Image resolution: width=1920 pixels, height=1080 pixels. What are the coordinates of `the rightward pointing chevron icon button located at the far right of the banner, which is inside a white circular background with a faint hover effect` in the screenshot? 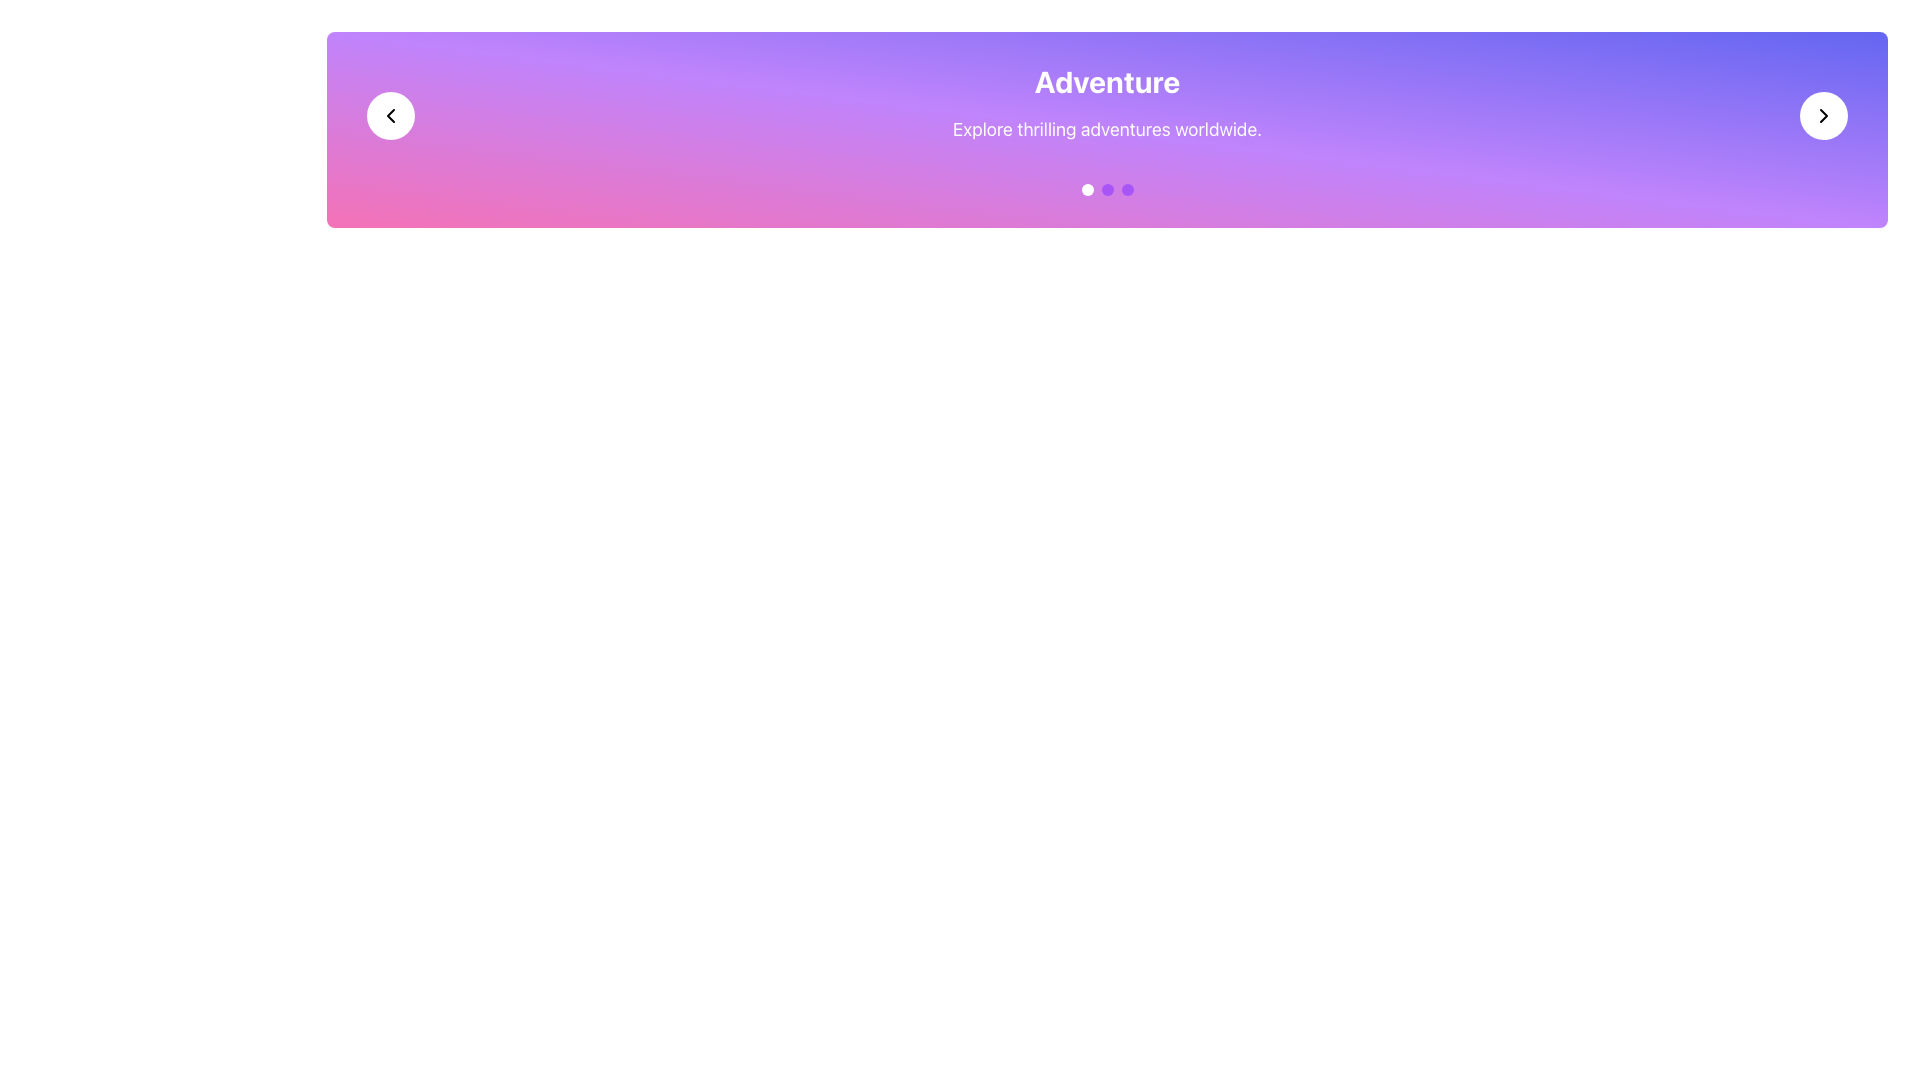 It's located at (1824, 115).